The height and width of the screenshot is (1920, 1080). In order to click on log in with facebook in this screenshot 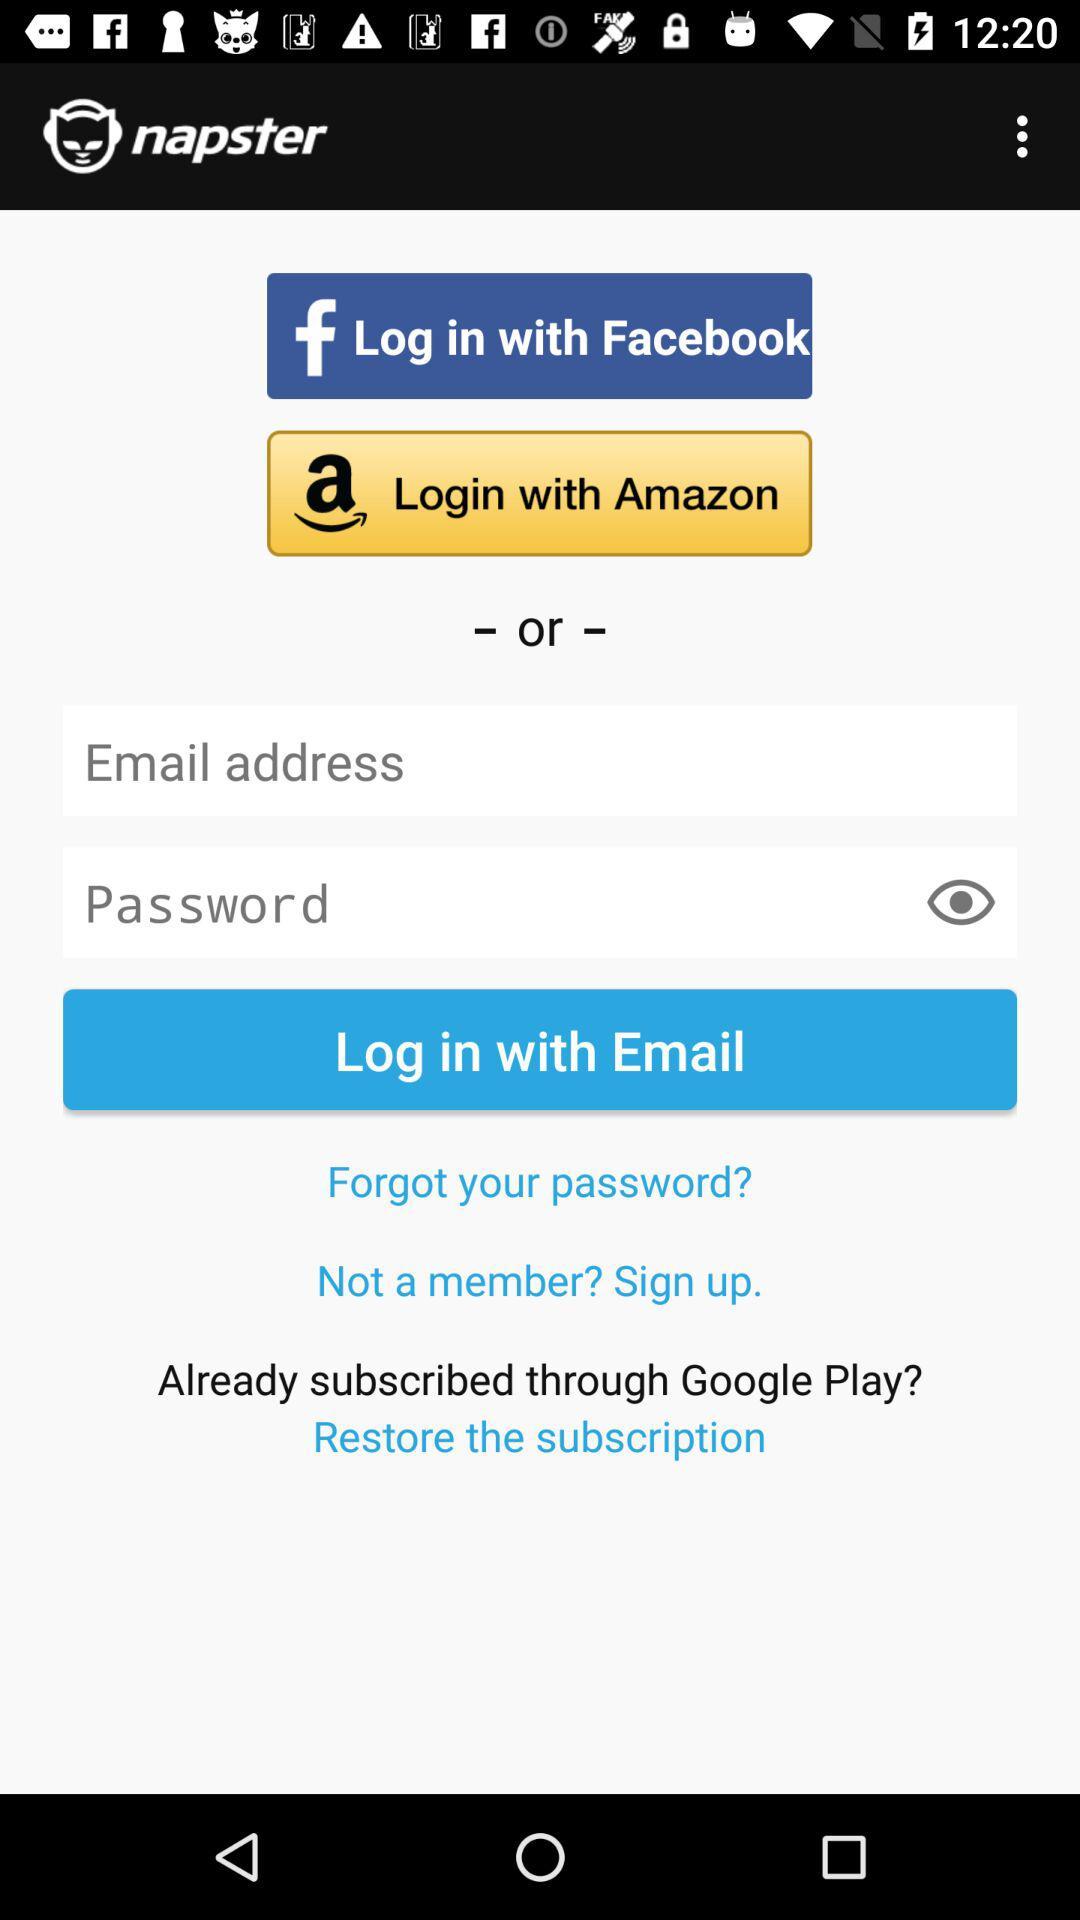, I will do `click(538, 336)`.